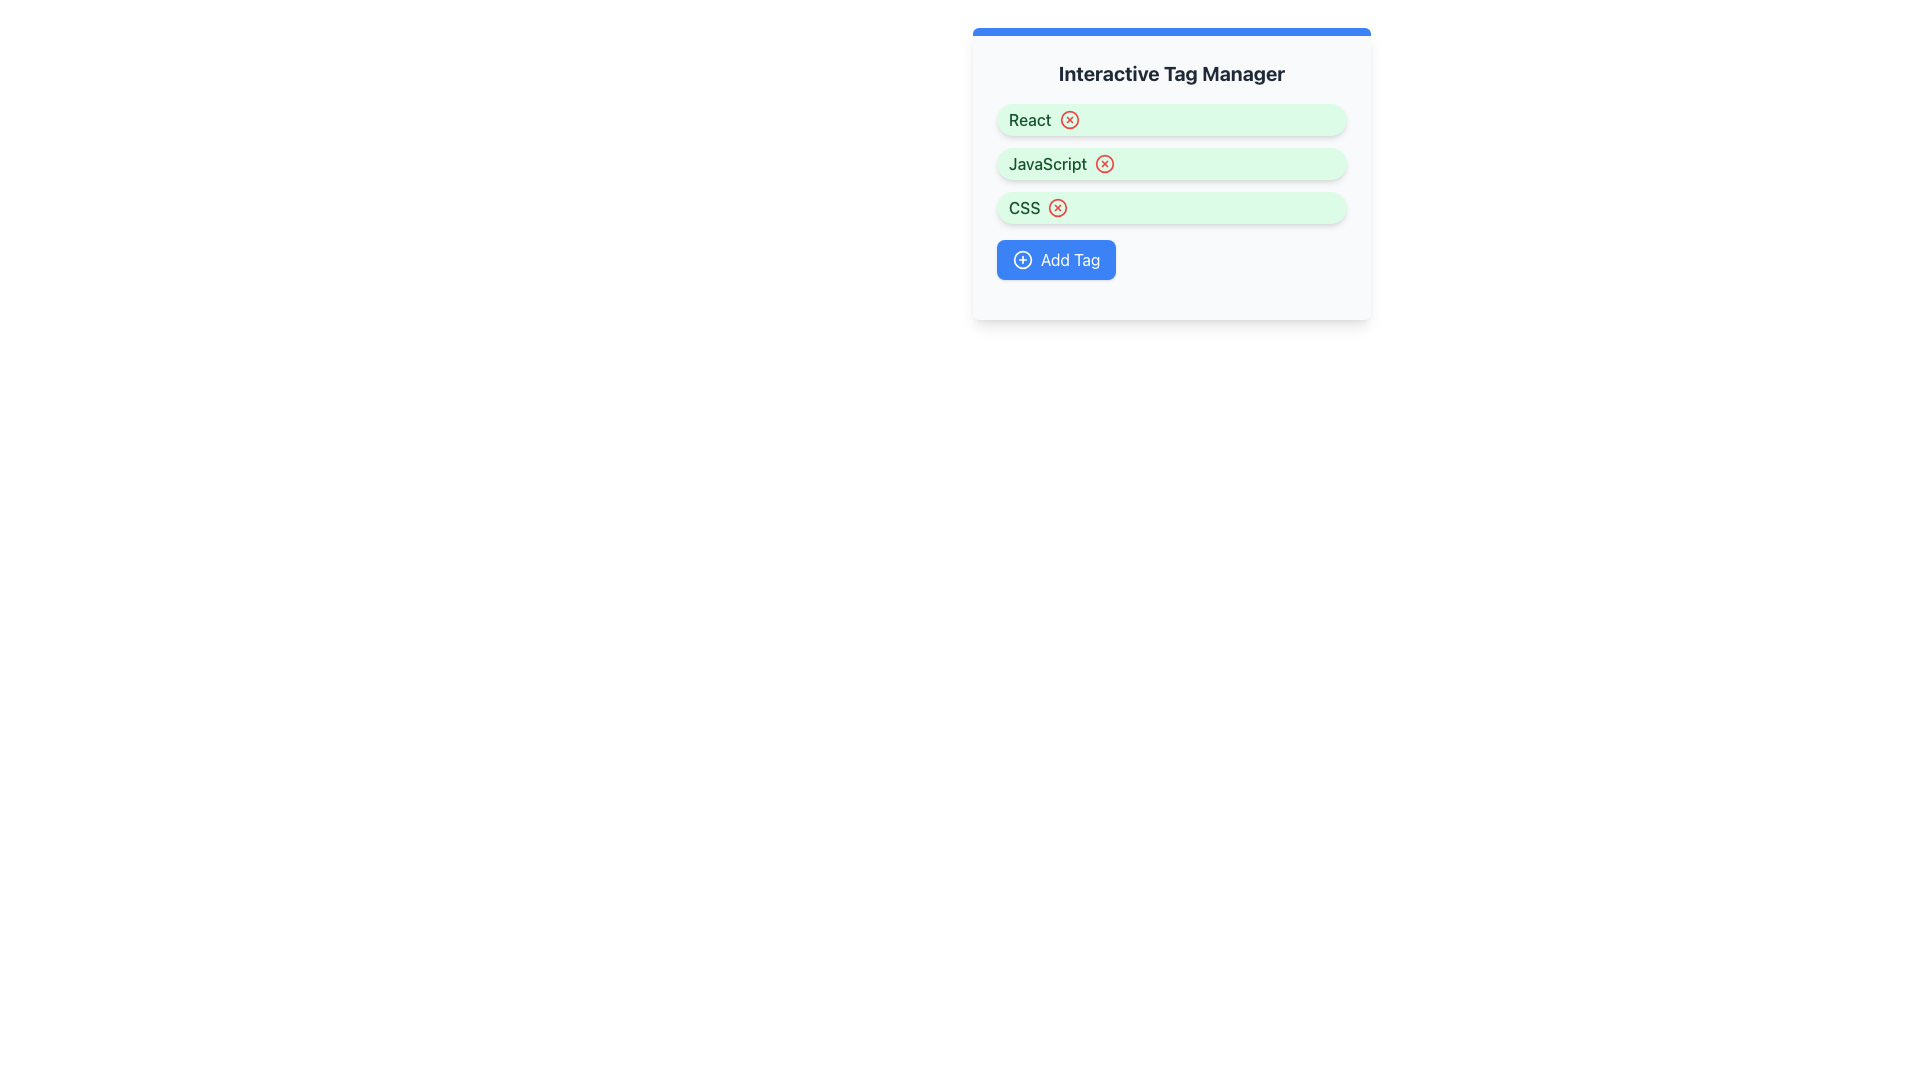 This screenshot has height=1080, width=1920. What do you see at coordinates (1171, 163) in the screenshot?
I see `the second tag in the 'Interactive Tag Manager'` at bounding box center [1171, 163].